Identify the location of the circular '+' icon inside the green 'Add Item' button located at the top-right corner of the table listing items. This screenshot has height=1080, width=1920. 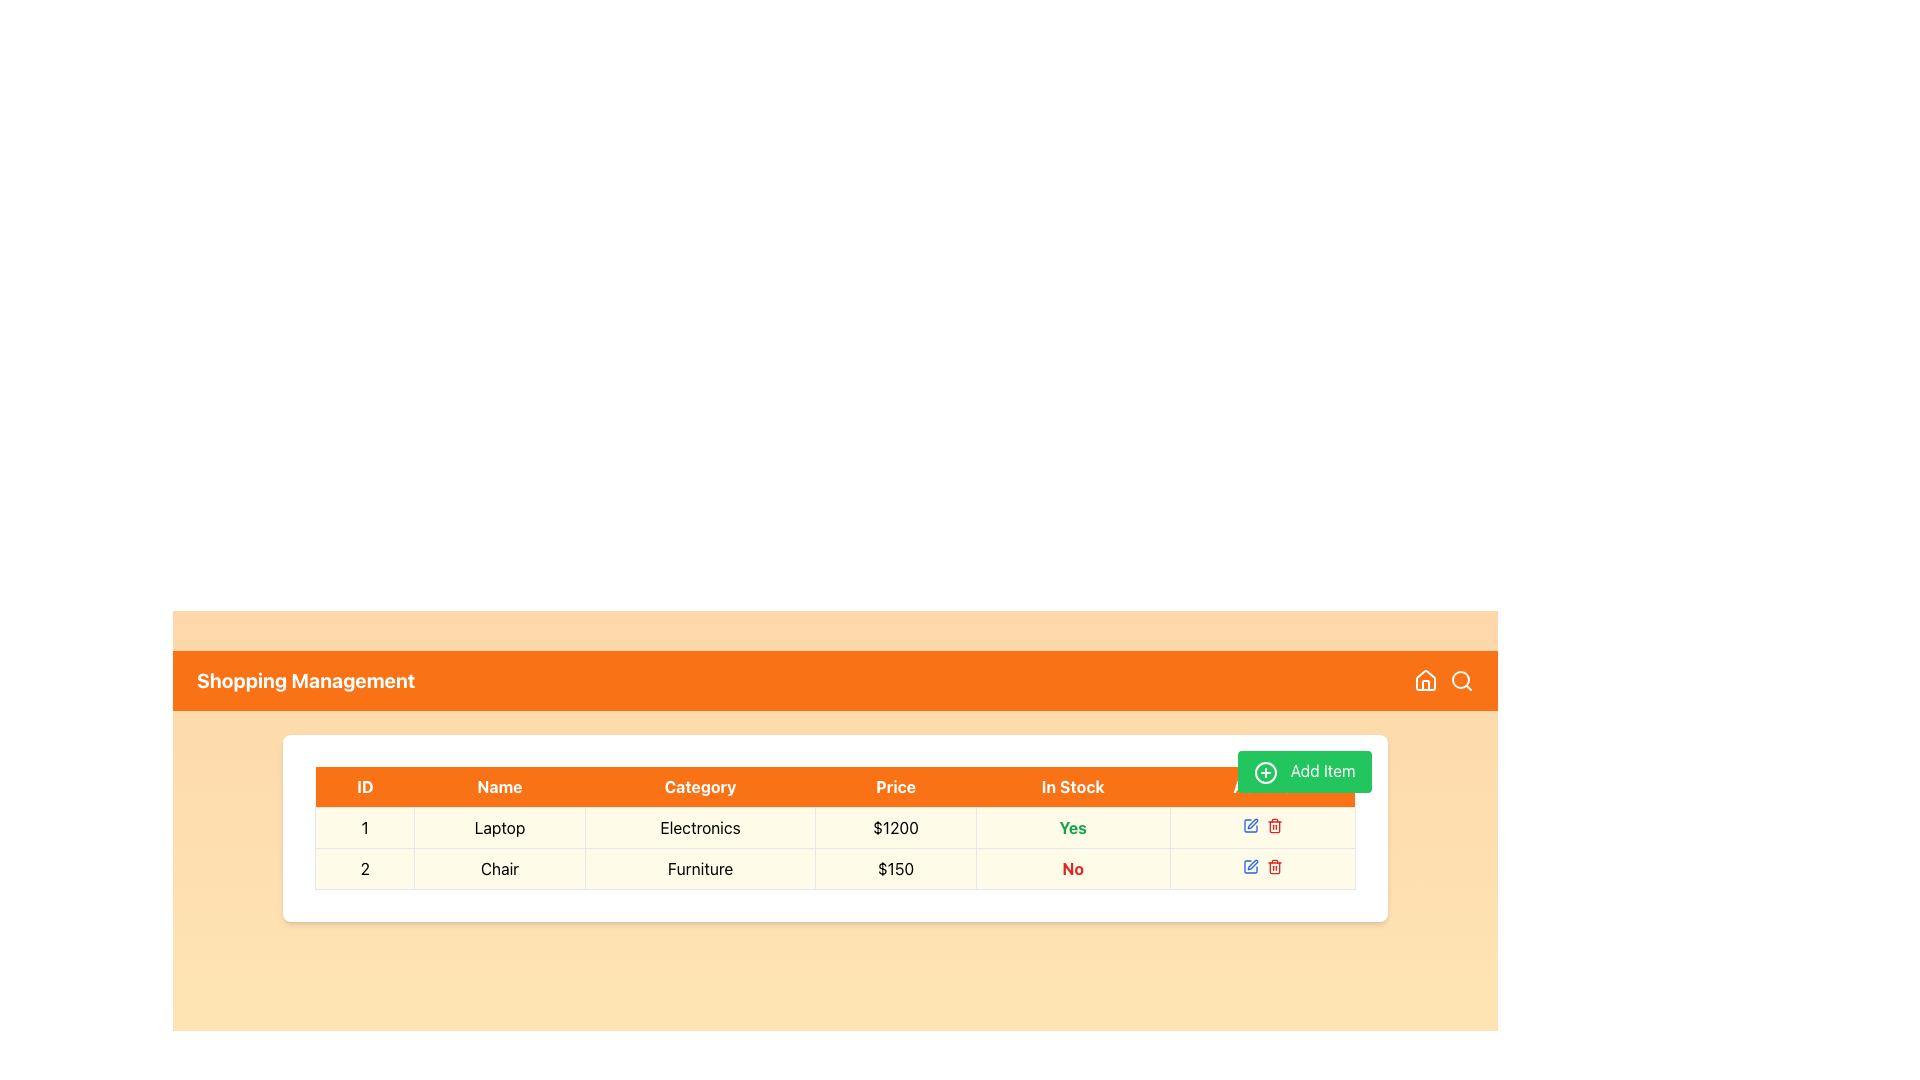
(1265, 771).